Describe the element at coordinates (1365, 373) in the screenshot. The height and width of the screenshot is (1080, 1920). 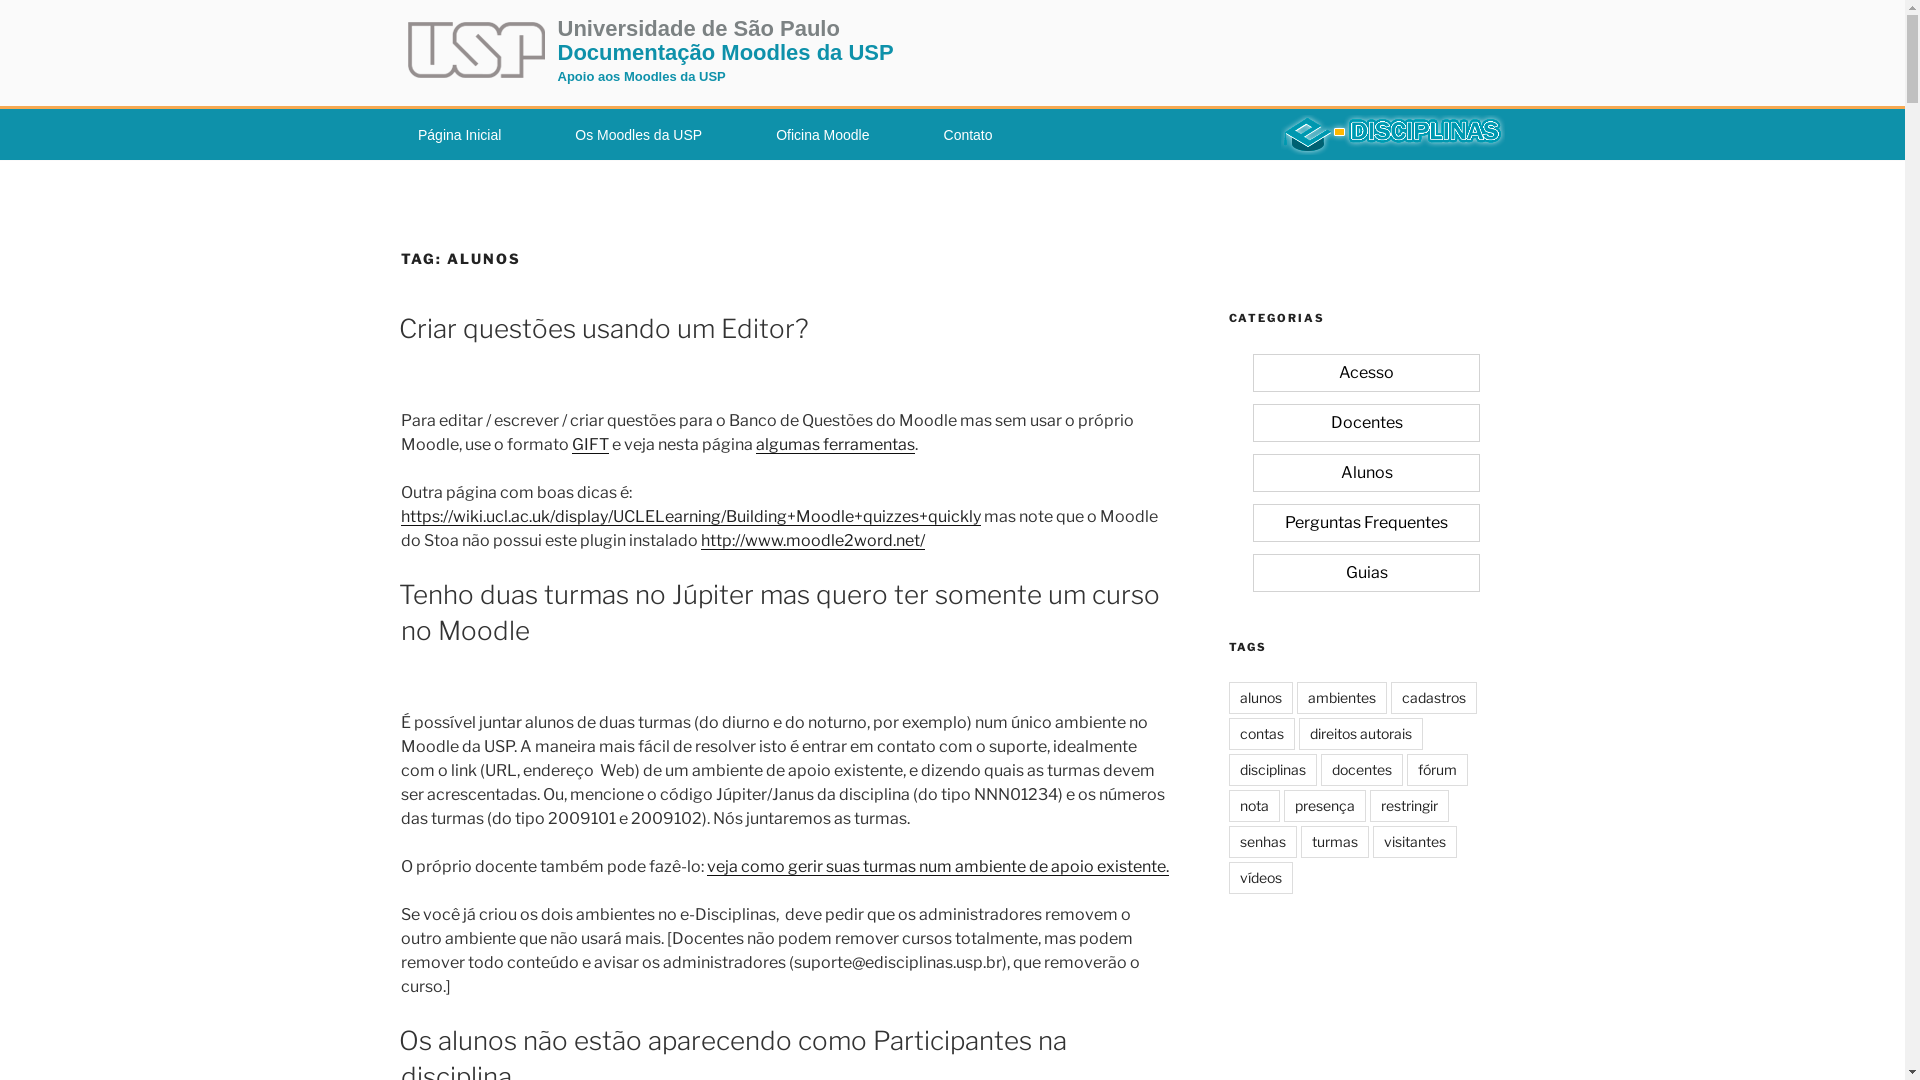
I see `'Acesso'` at that location.